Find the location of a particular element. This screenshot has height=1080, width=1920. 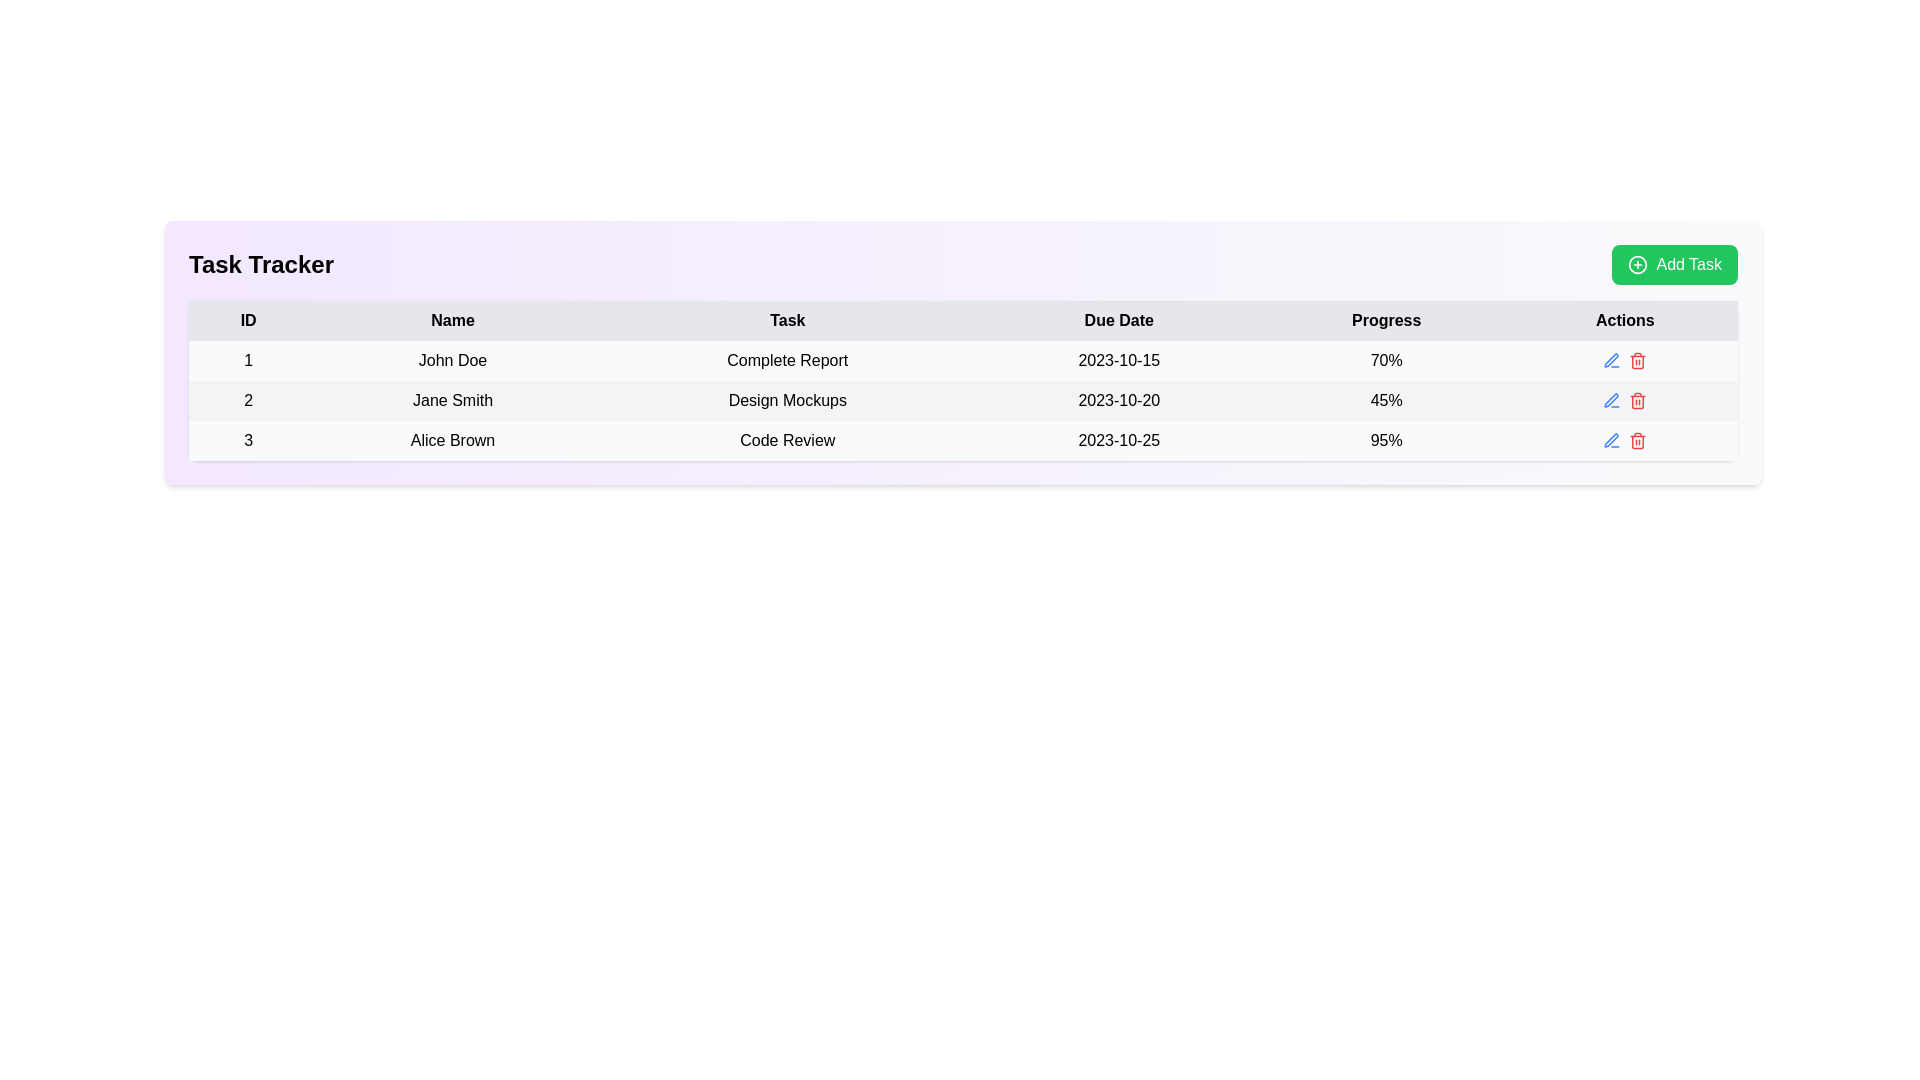

the red trash can icon button is located at coordinates (1637, 361).